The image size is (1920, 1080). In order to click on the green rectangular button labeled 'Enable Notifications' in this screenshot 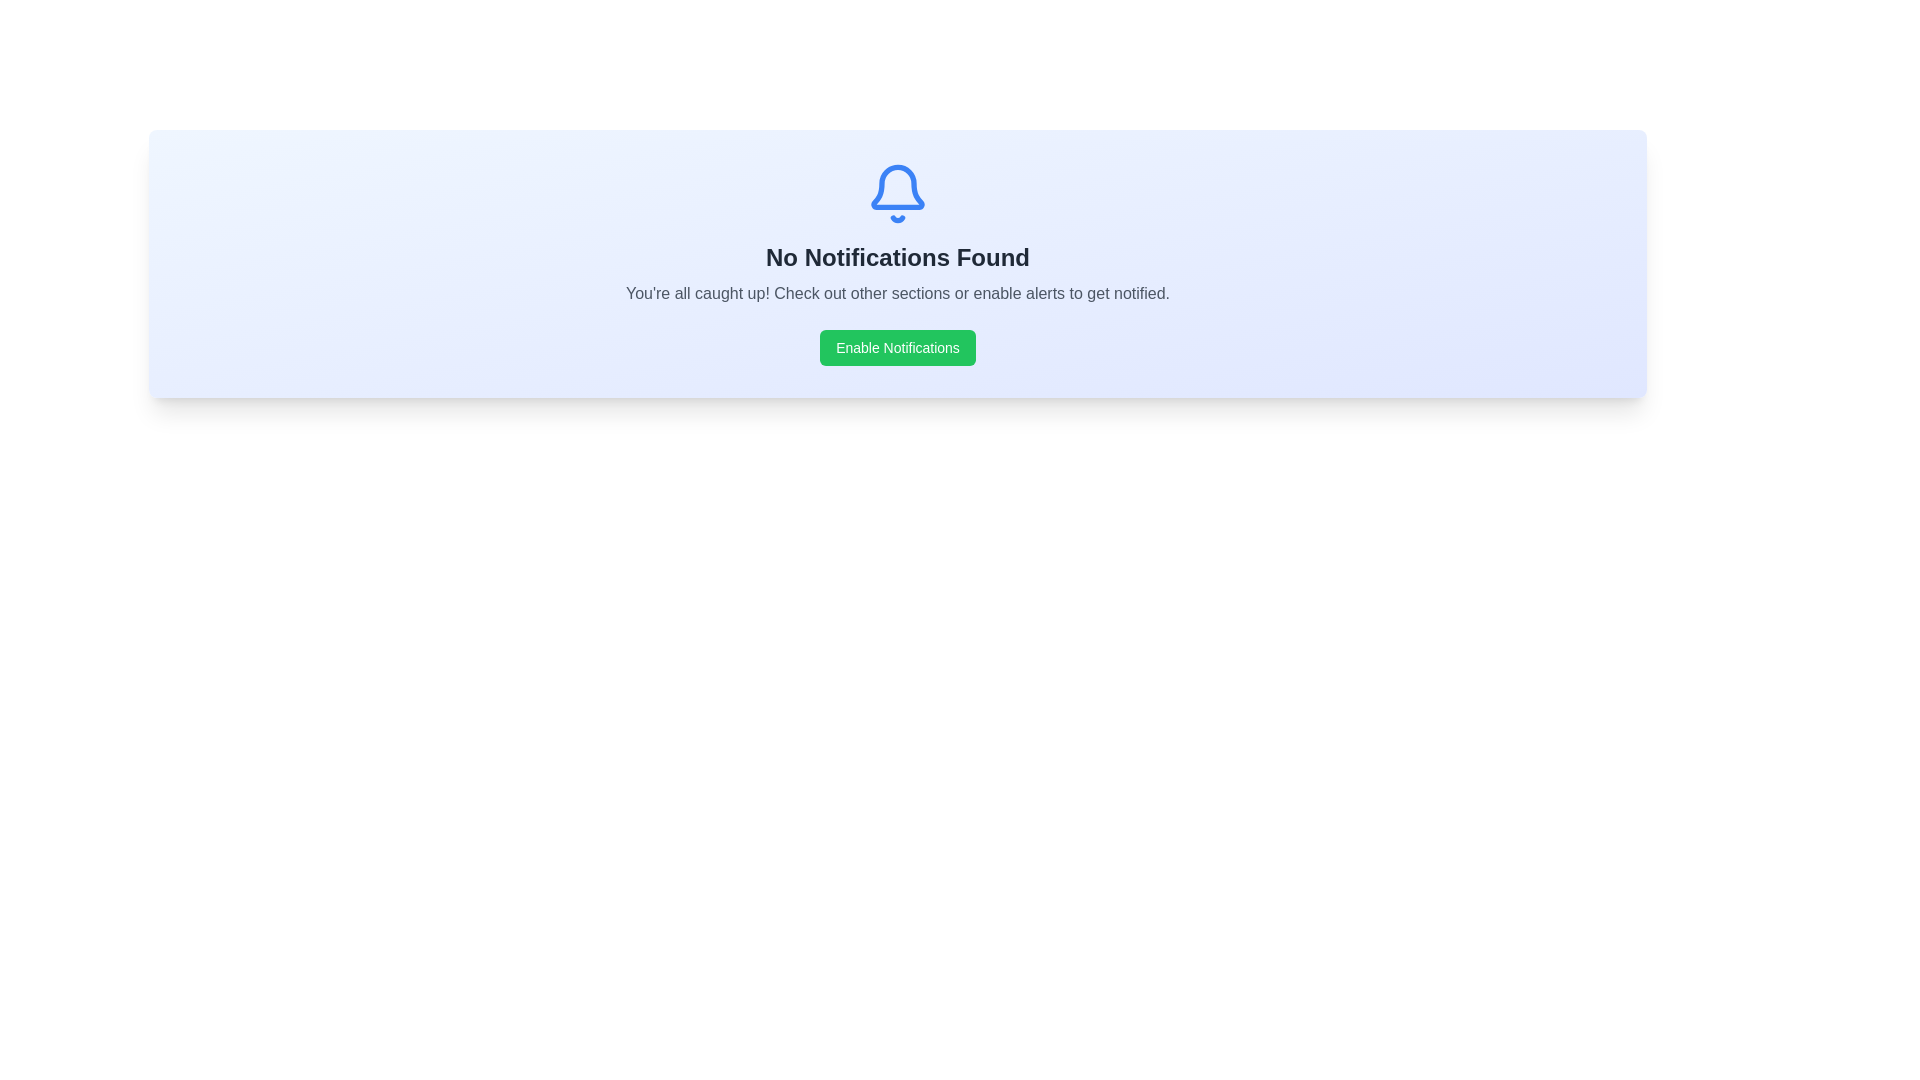, I will do `click(896, 346)`.